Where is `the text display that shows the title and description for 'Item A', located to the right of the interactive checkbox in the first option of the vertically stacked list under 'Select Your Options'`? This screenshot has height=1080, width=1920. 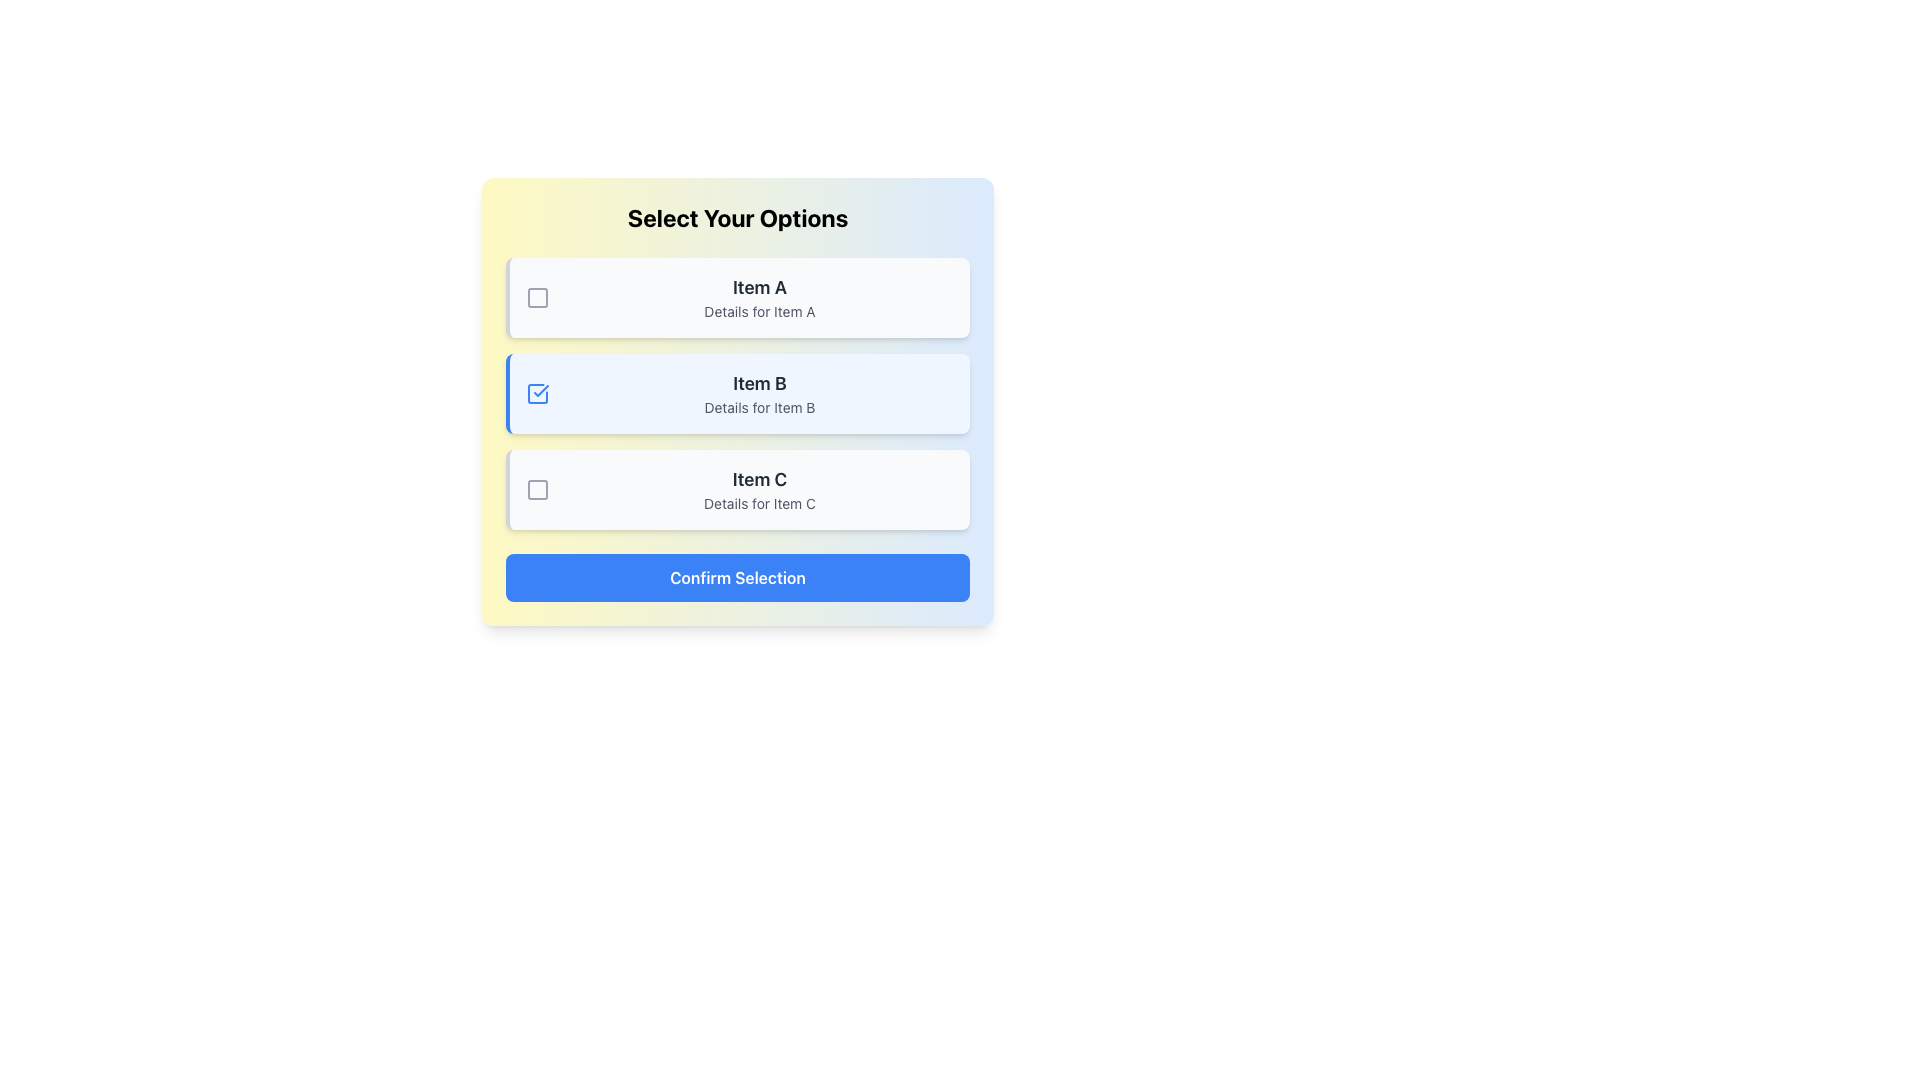 the text display that shows the title and description for 'Item A', located to the right of the interactive checkbox in the first option of the vertically stacked list under 'Select Your Options' is located at coordinates (758, 297).